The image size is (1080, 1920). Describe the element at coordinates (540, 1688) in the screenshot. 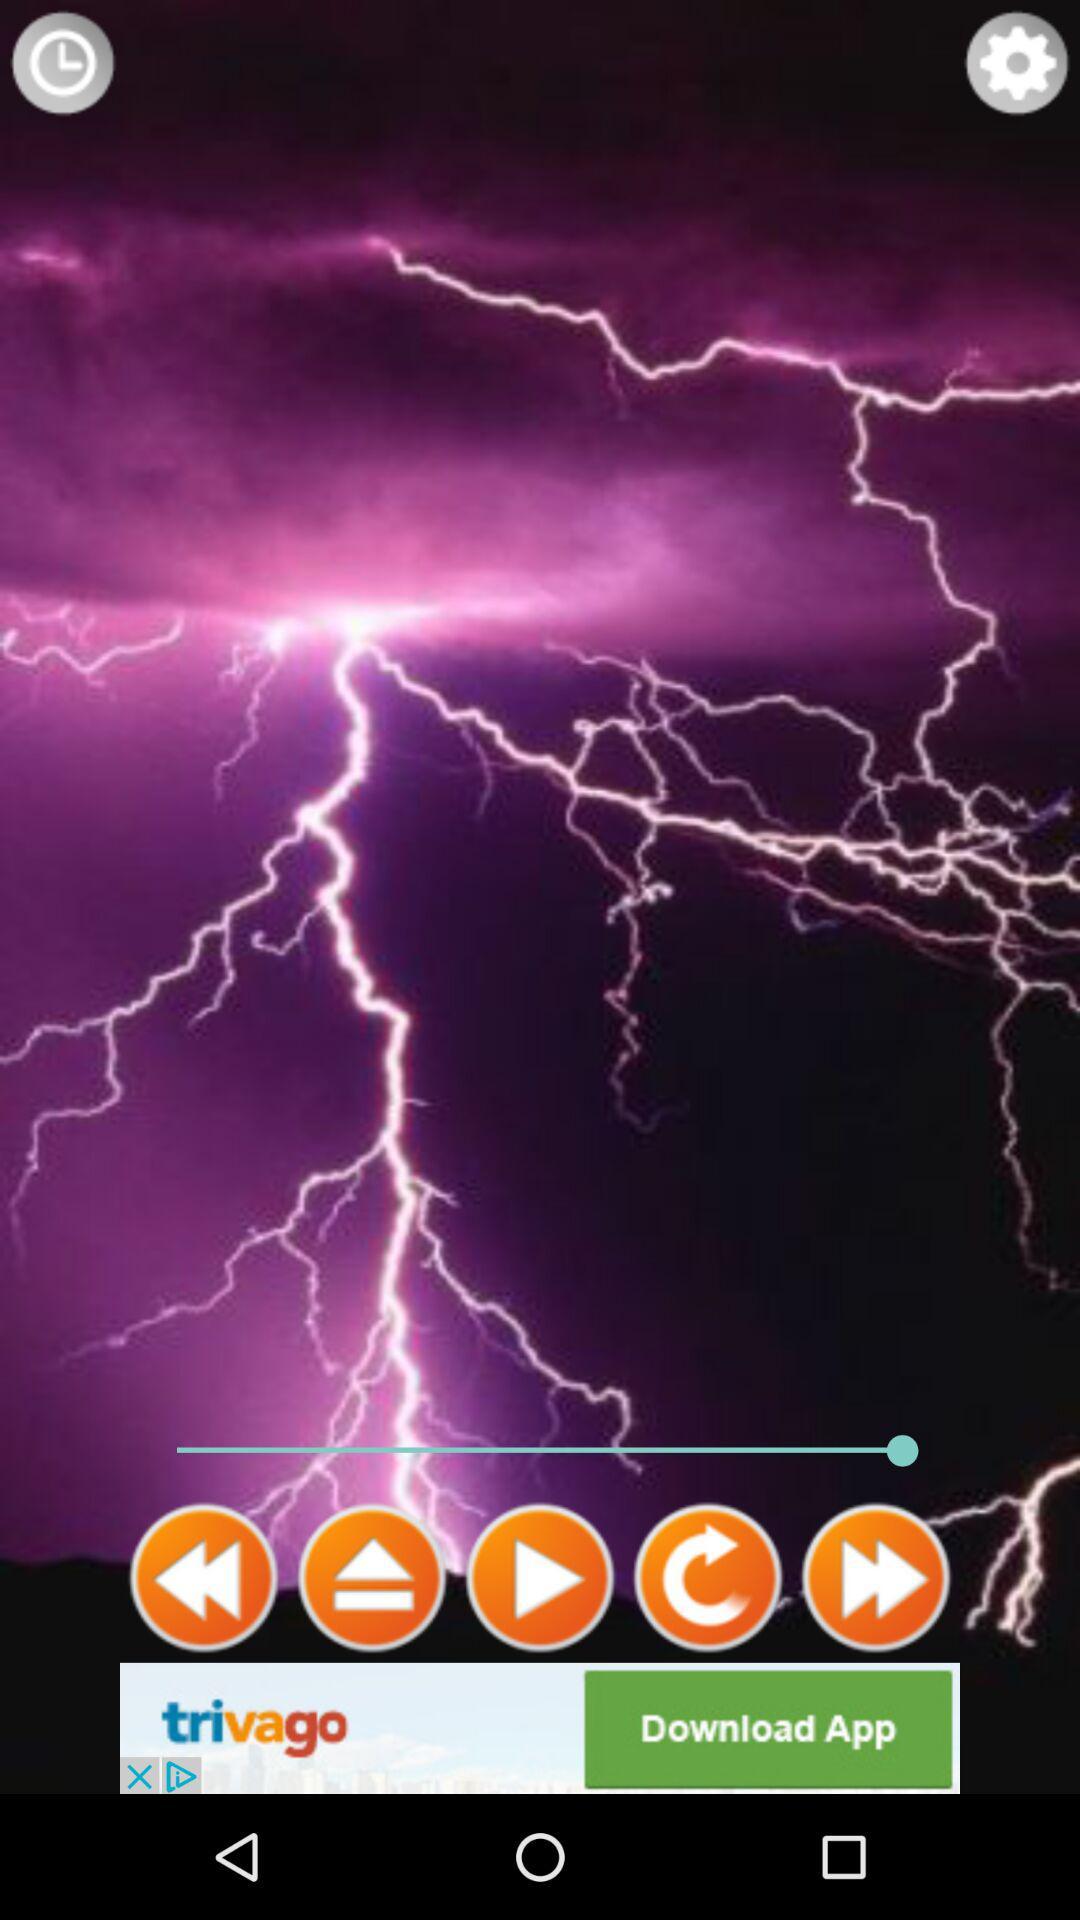

I see `the play icon` at that location.